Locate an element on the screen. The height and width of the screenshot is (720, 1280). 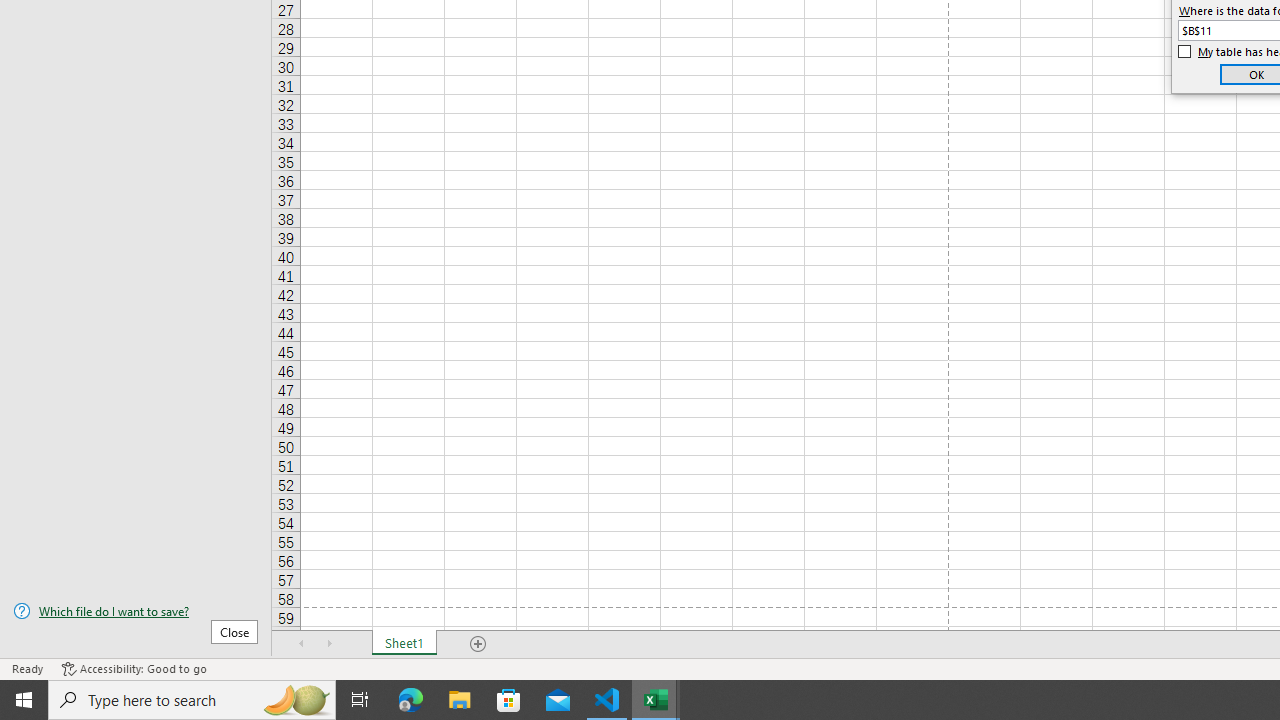
'Scroll Left' is located at coordinates (301, 644).